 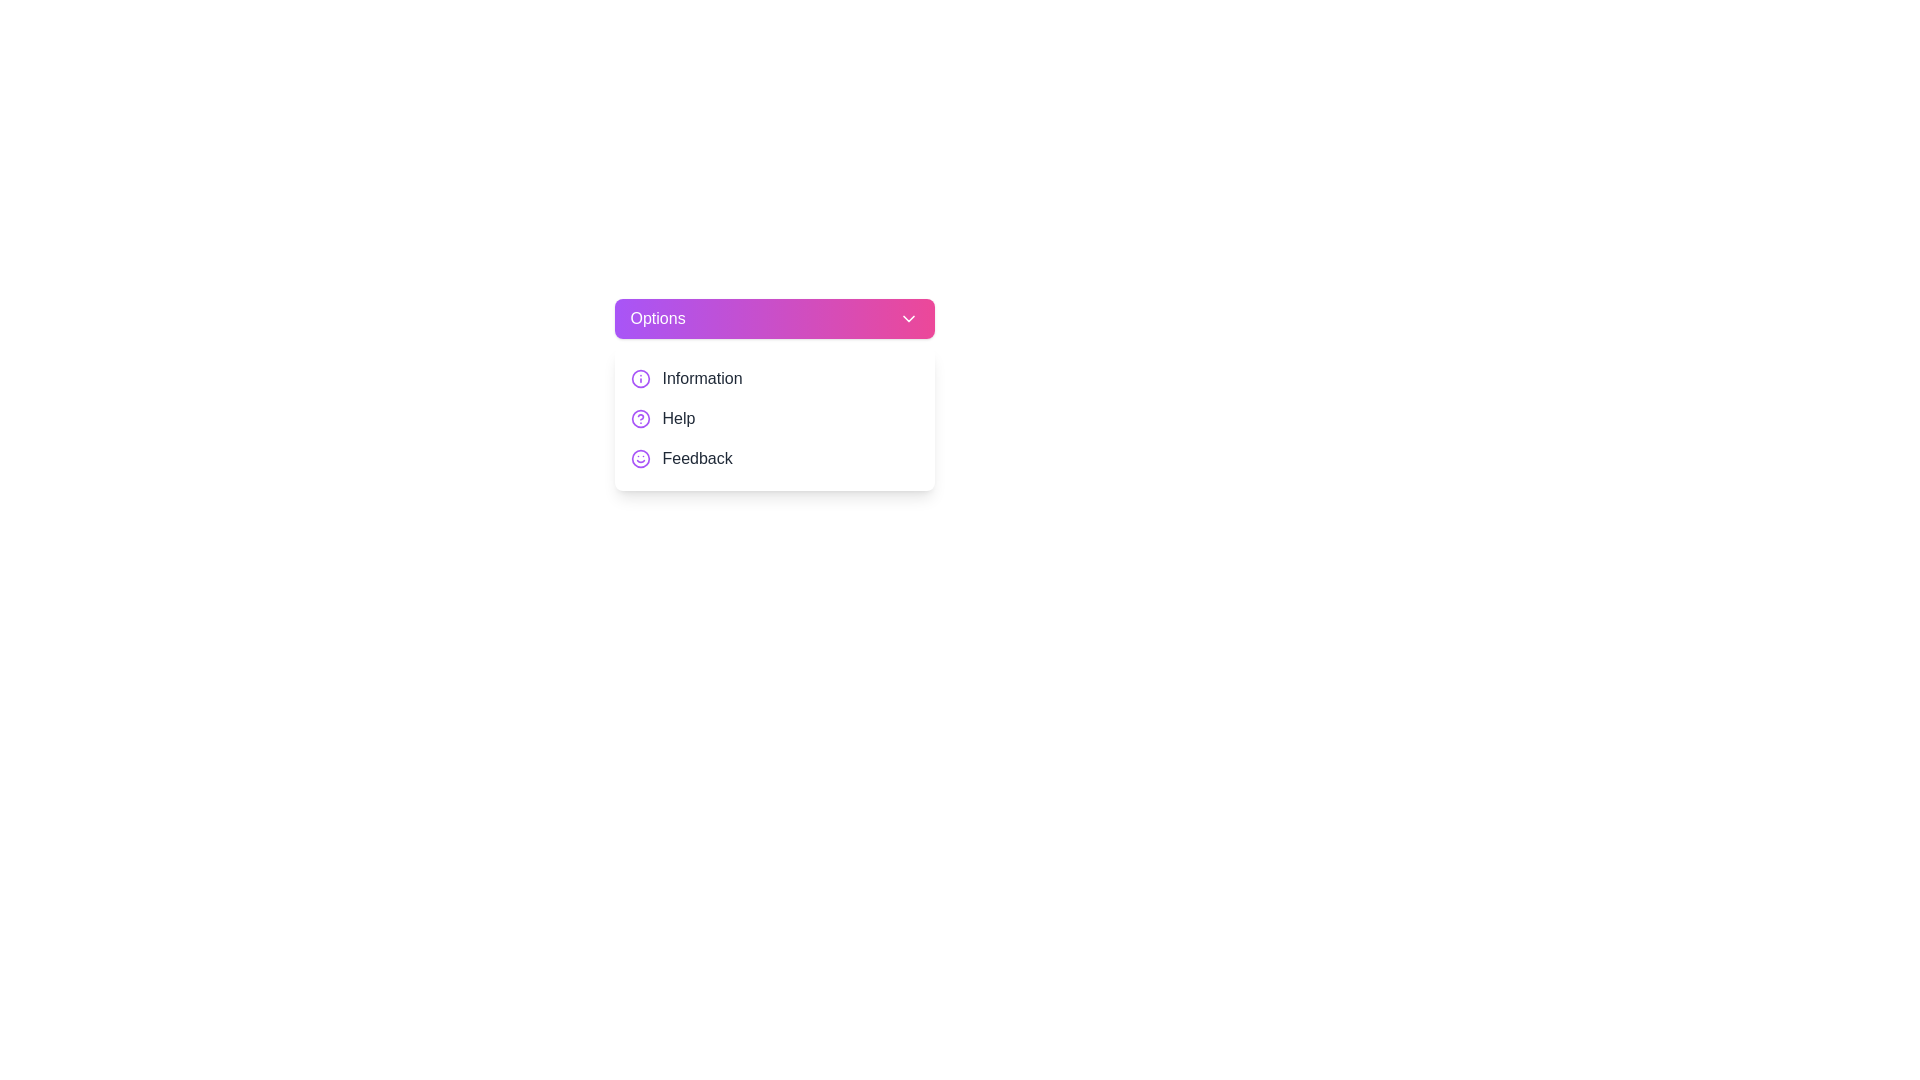 I want to click on the 'Help' button in the options menu, so click(x=773, y=418).